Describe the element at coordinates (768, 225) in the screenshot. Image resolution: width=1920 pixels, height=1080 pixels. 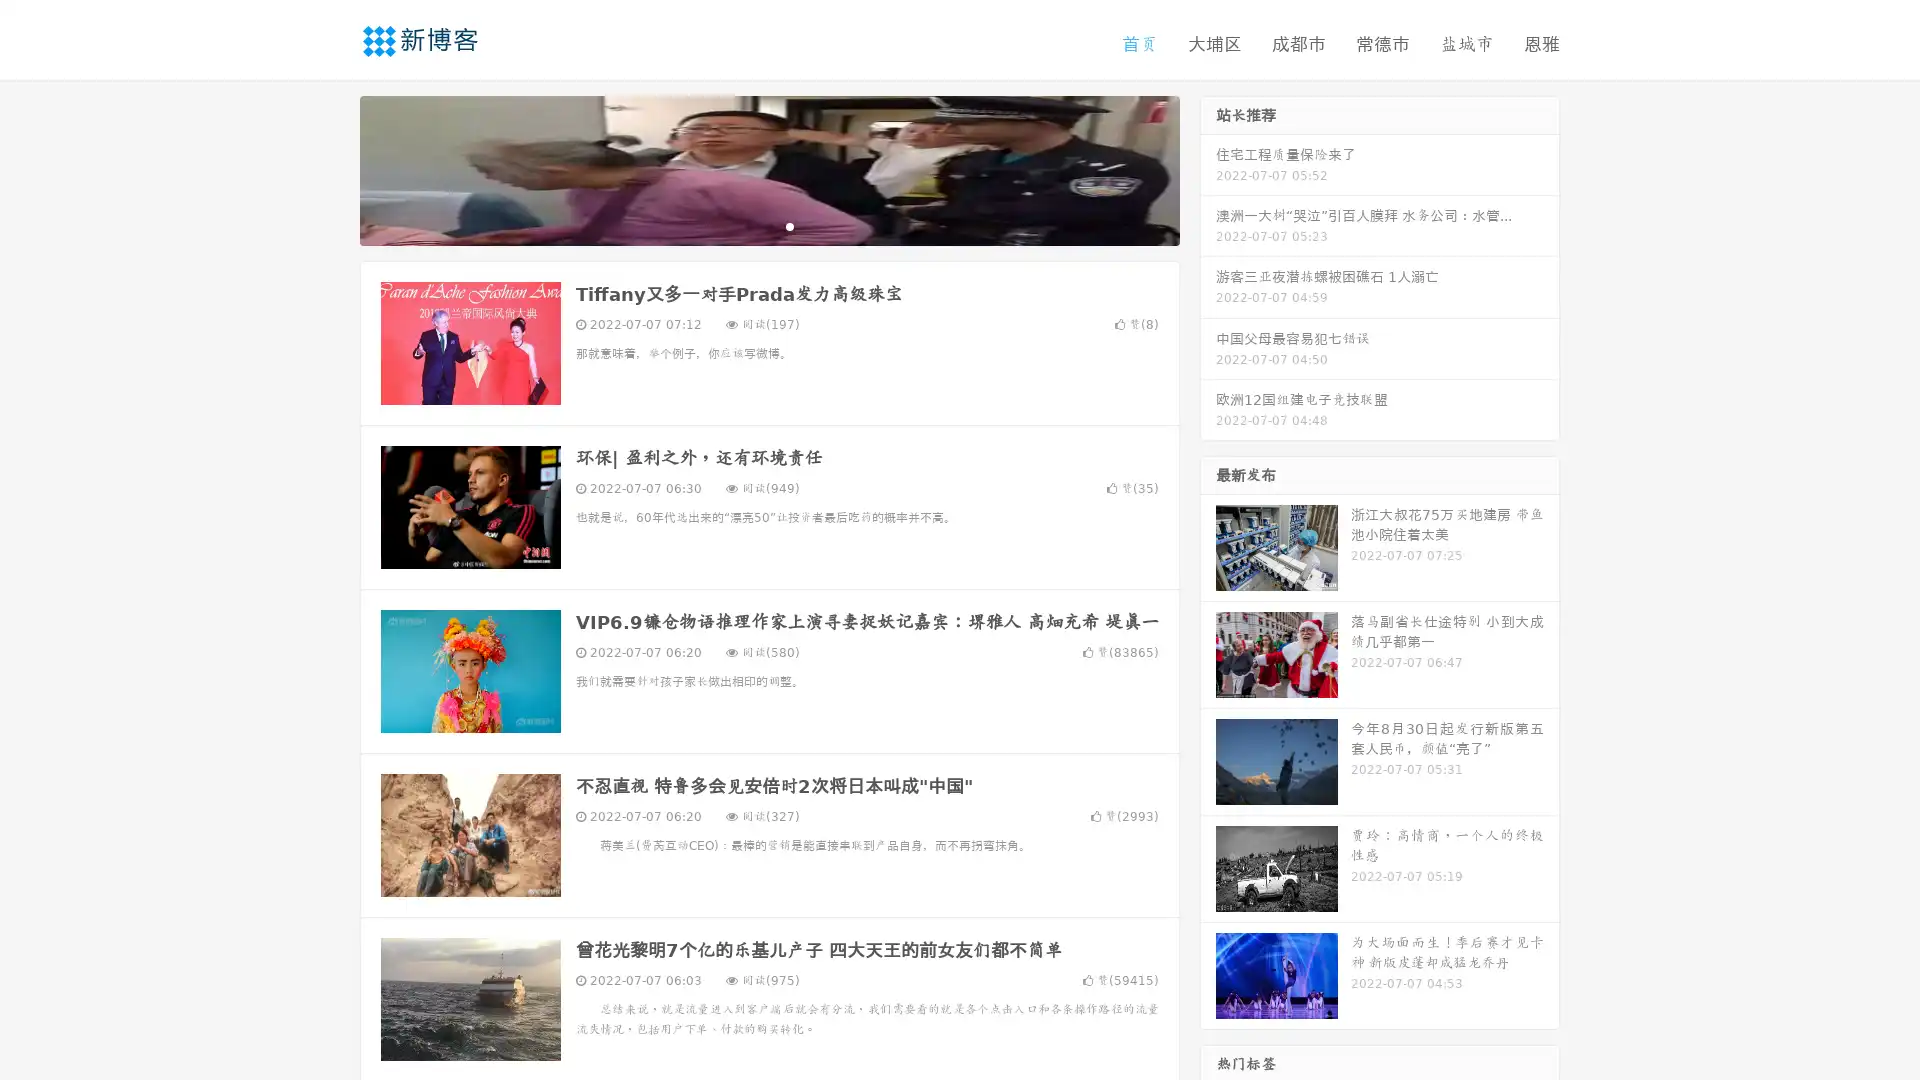
I see `Go to slide 2` at that location.